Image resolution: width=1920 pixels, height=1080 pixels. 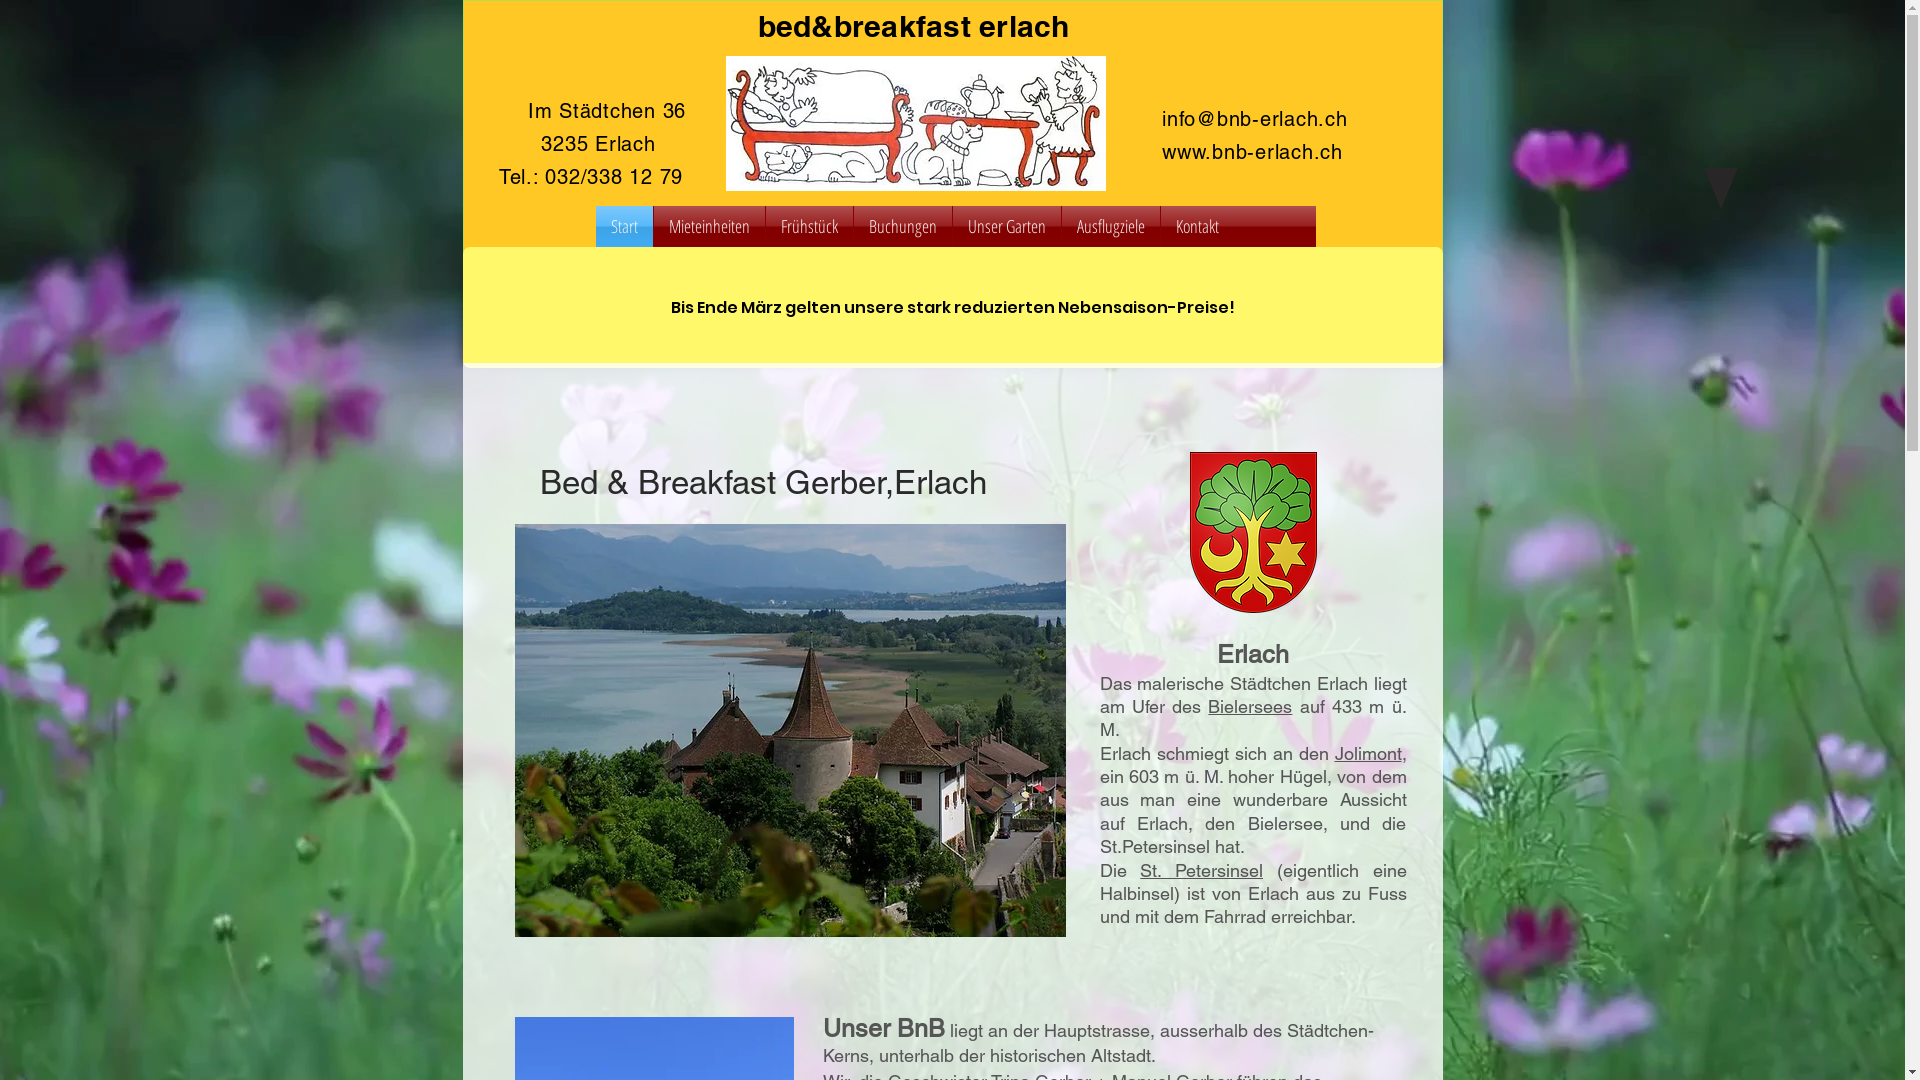 What do you see at coordinates (709, 225) in the screenshot?
I see `'Mieteinheiten'` at bounding box center [709, 225].